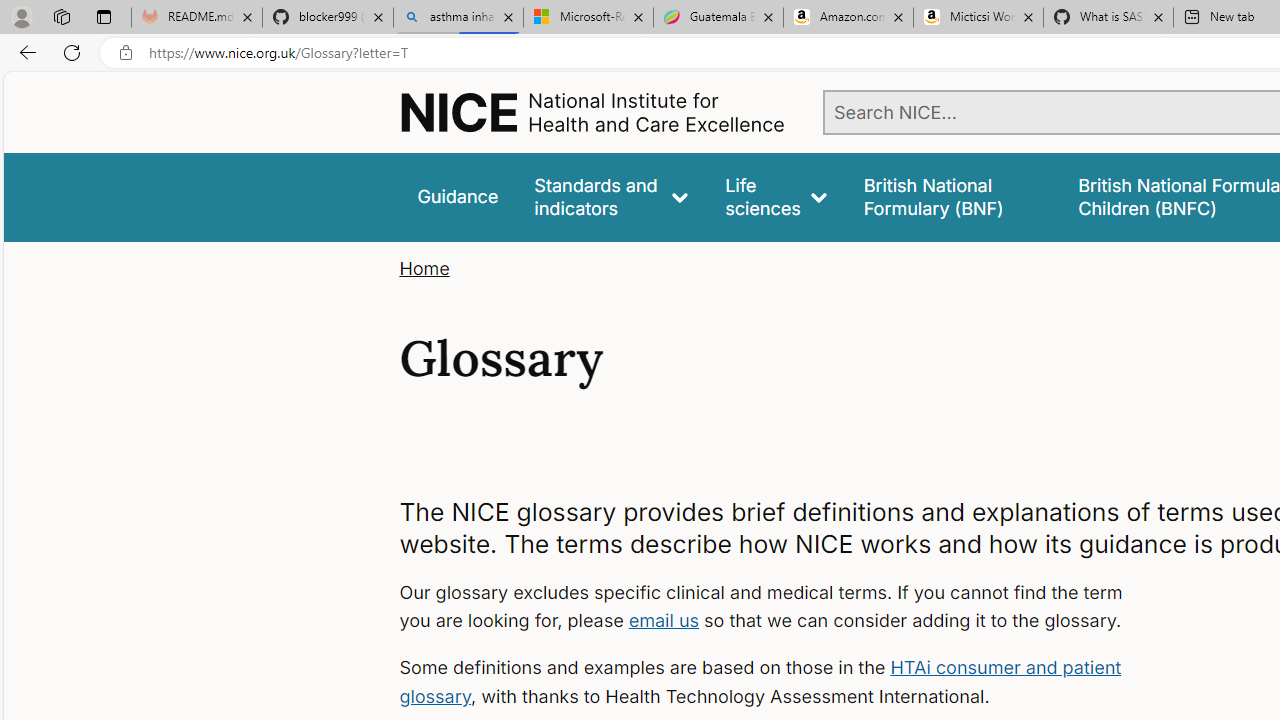 The width and height of the screenshot is (1280, 720). I want to click on 'Life sciences', so click(775, 197).